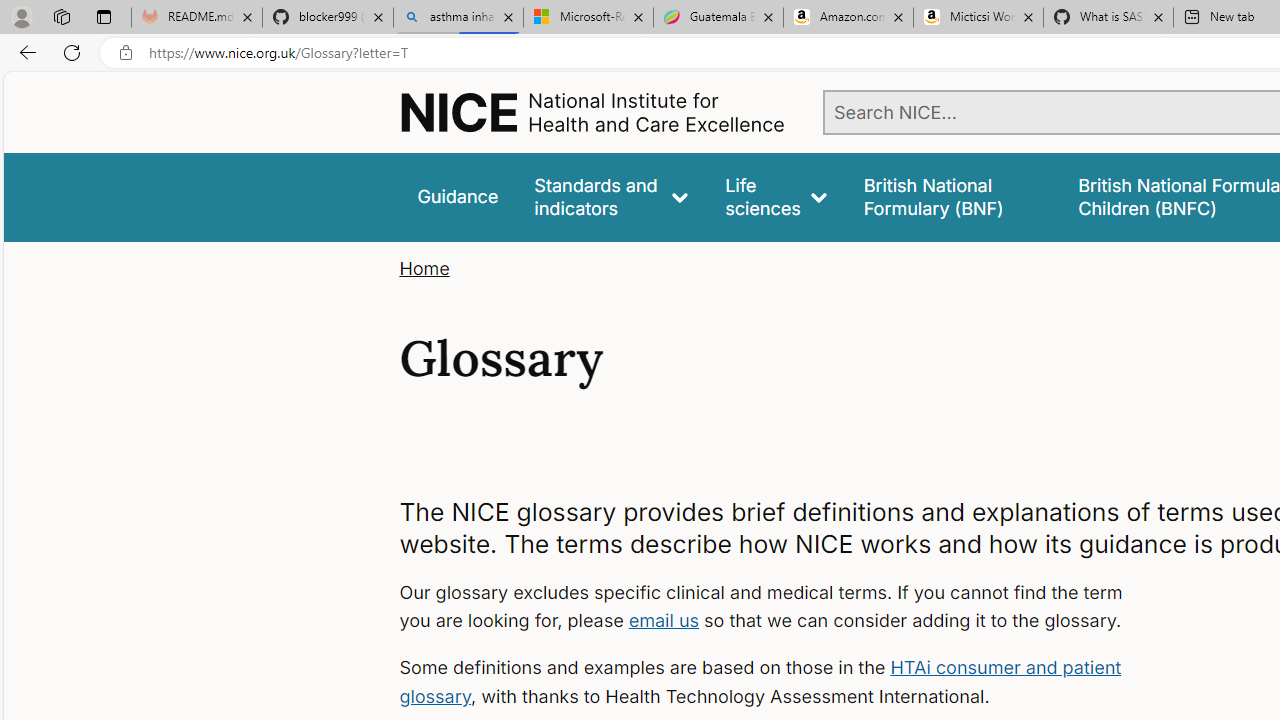 The width and height of the screenshot is (1280, 720). I want to click on 'Life sciences', so click(775, 197).